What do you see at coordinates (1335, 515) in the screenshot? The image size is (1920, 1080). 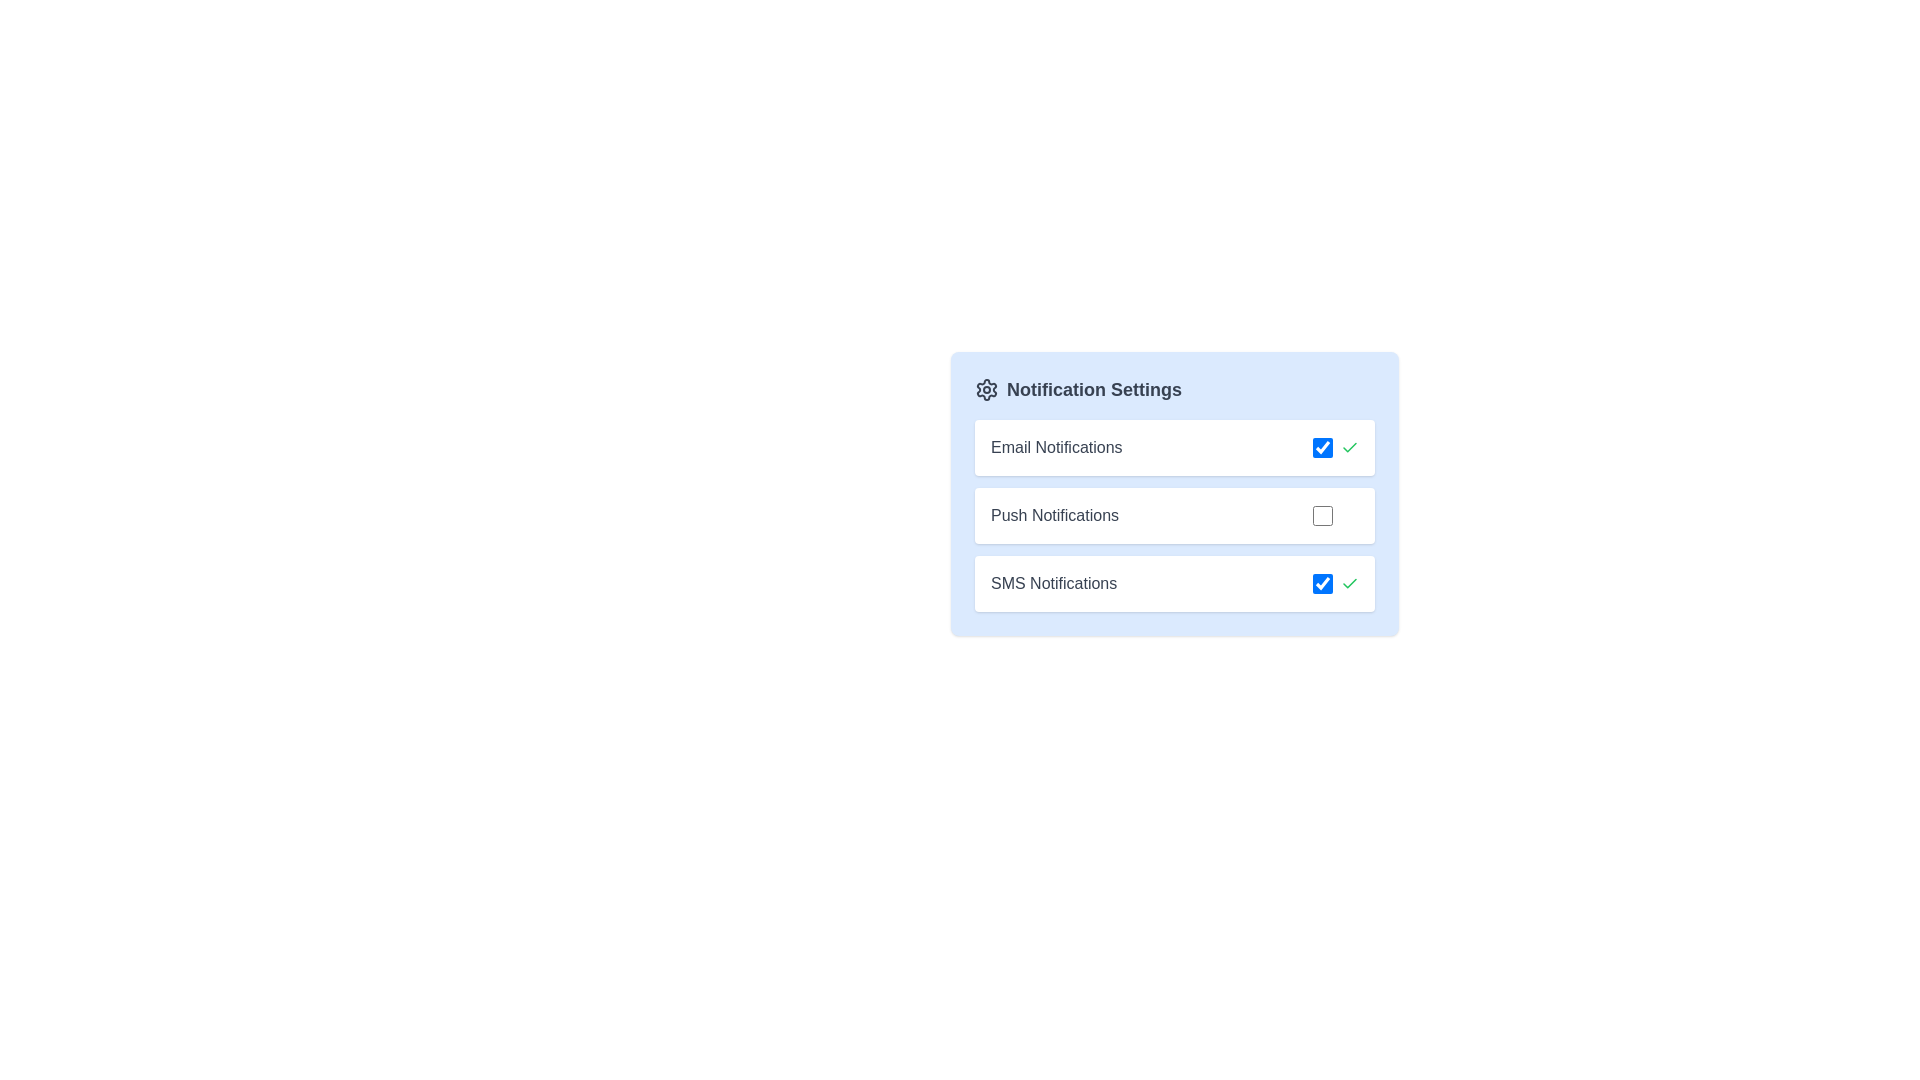 I see `the blue-themed checkbox next to 'Push Notifications'` at bounding box center [1335, 515].